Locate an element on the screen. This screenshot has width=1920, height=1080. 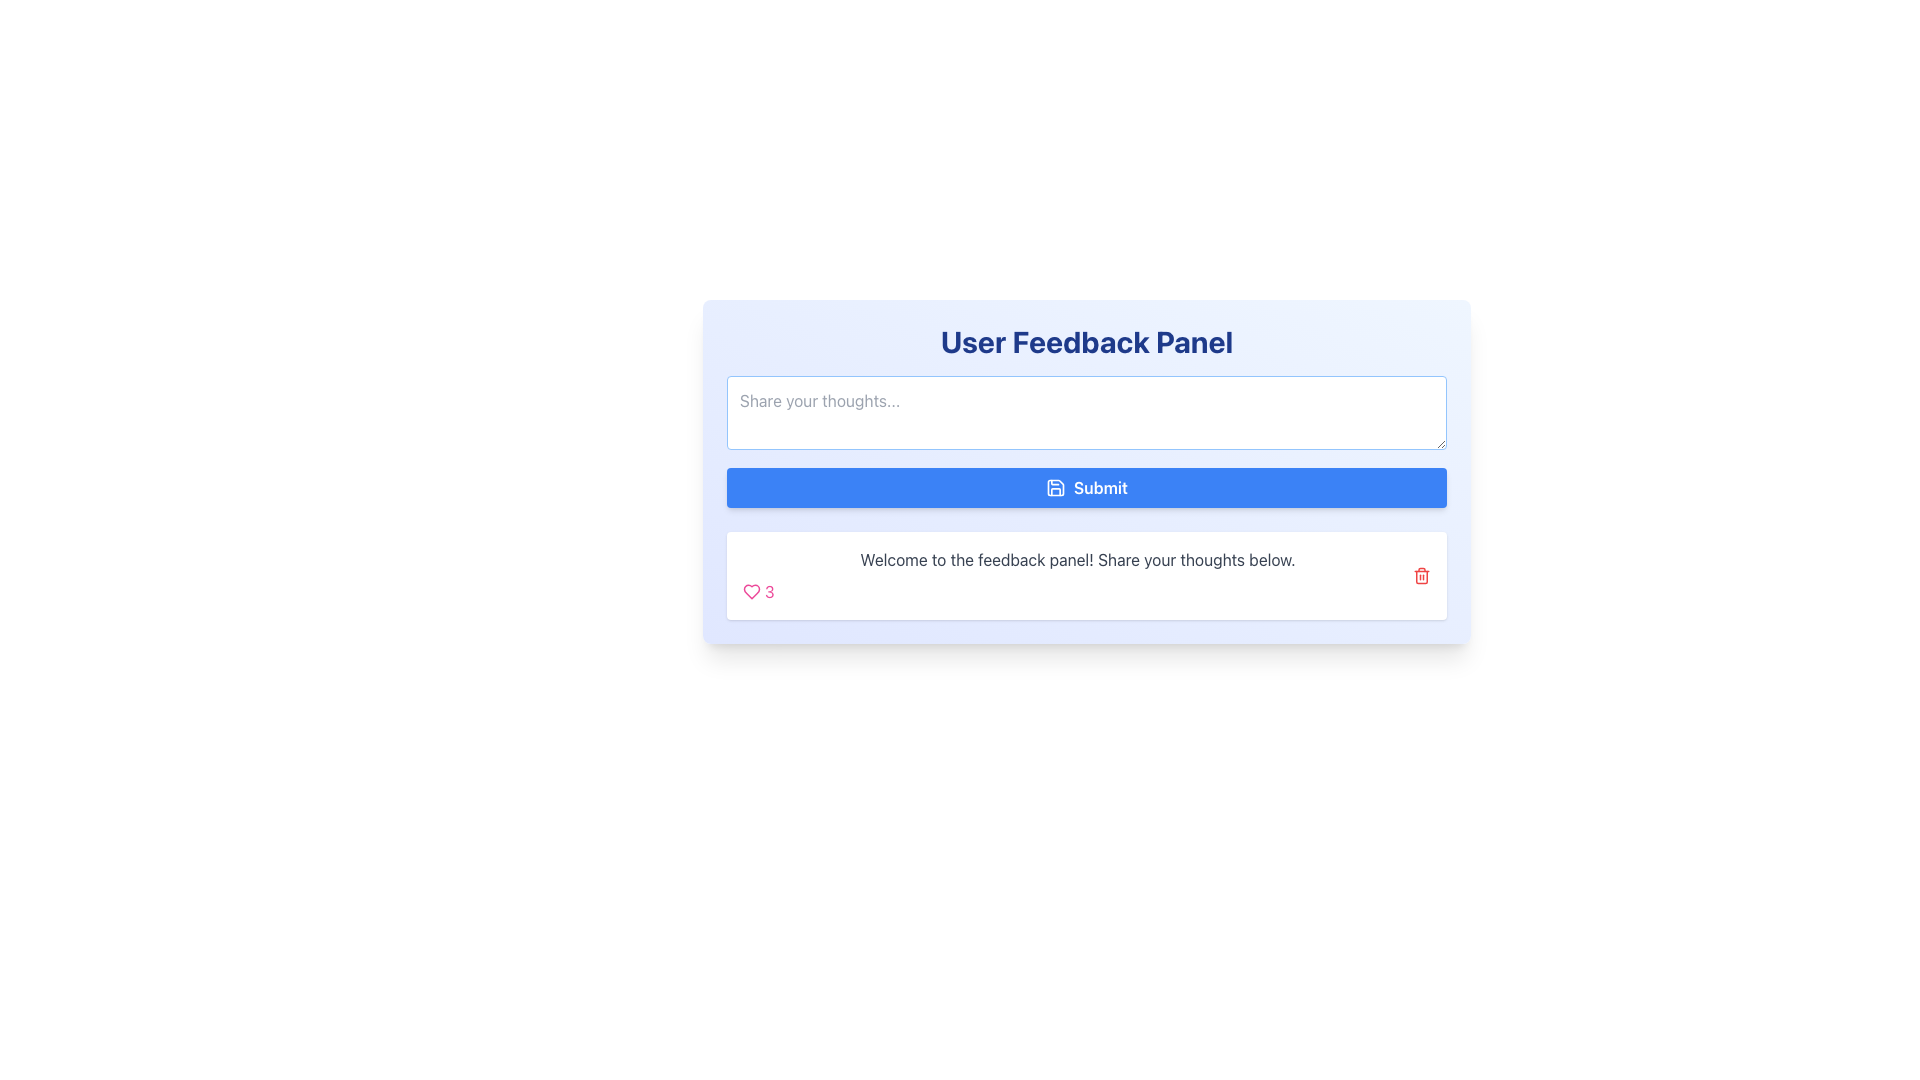
static text element that displays the message 'Welcome to the feedback panel! Share your thoughts below.' to understand the feedback panel's purpose is located at coordinates (1077, 559).